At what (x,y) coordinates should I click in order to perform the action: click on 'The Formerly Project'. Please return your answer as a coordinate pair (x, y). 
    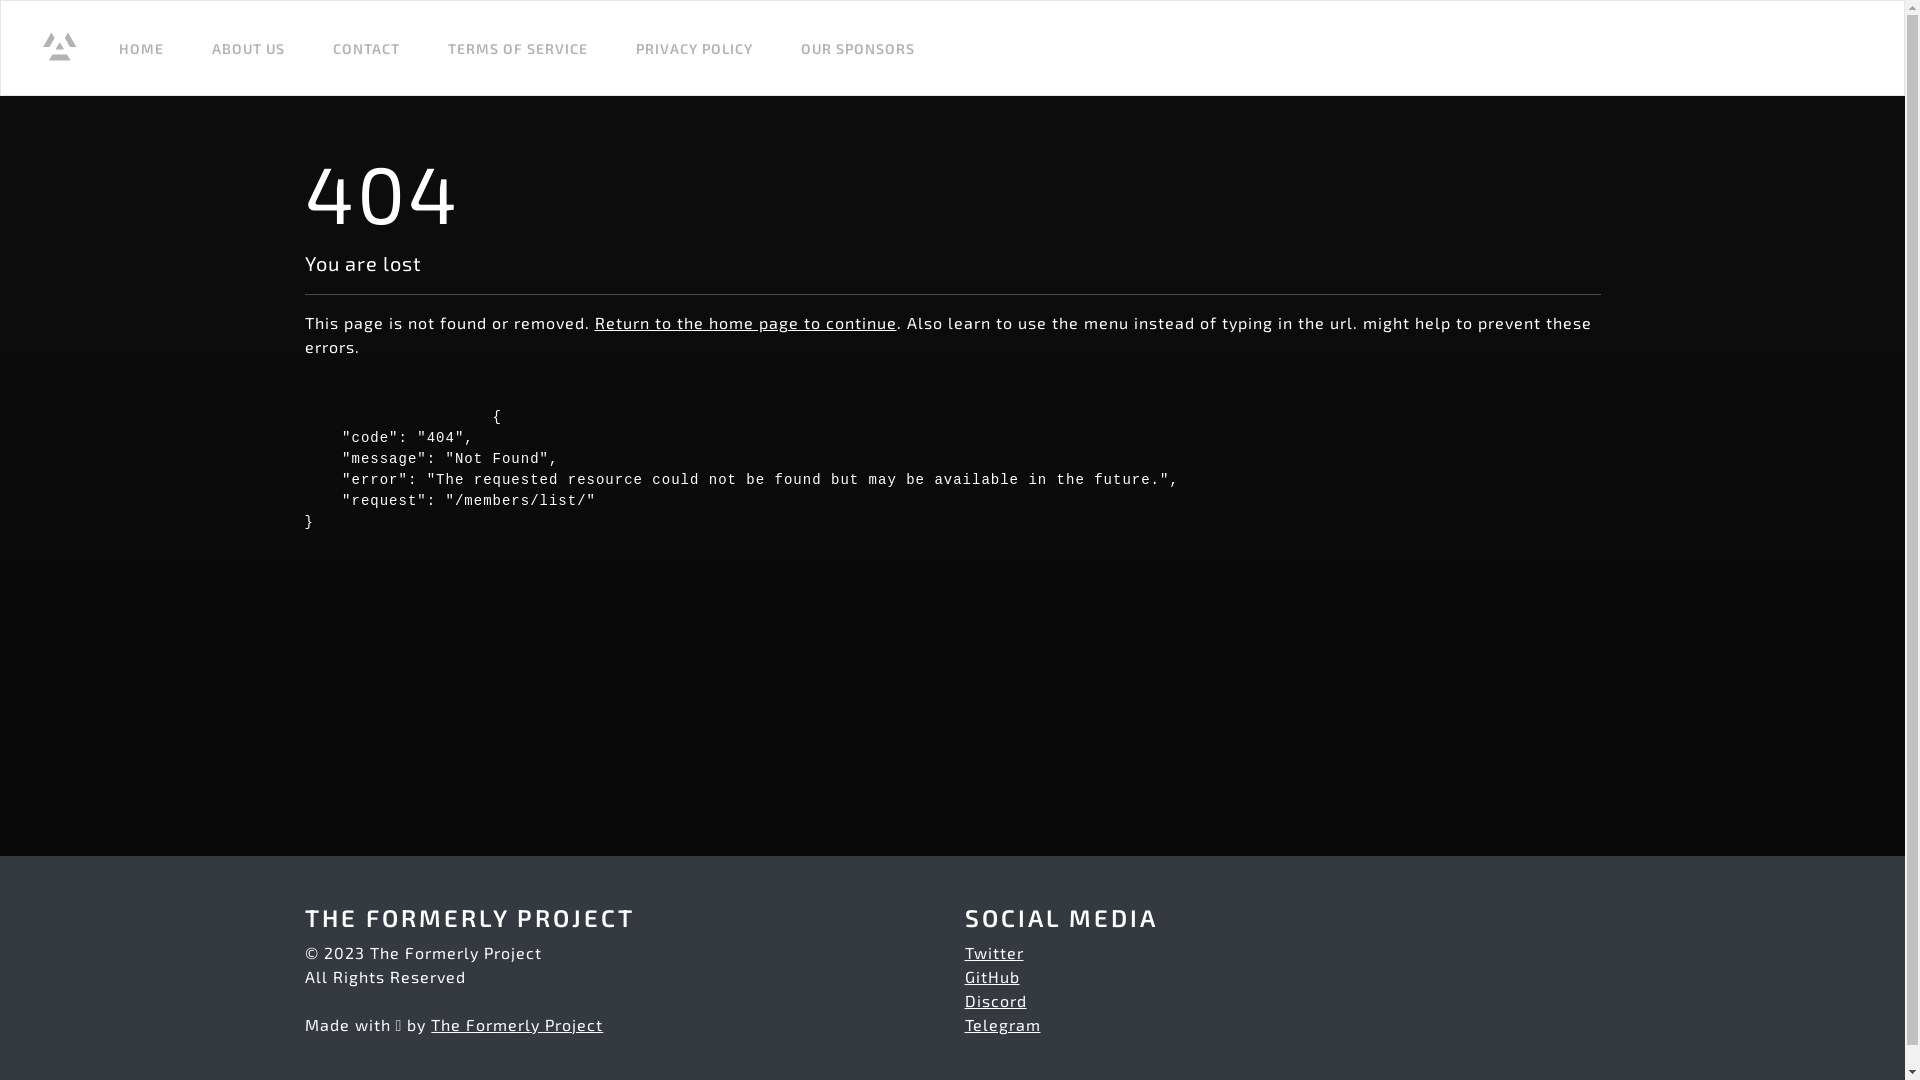
    Looking at the image, I should click on (517, 1024).